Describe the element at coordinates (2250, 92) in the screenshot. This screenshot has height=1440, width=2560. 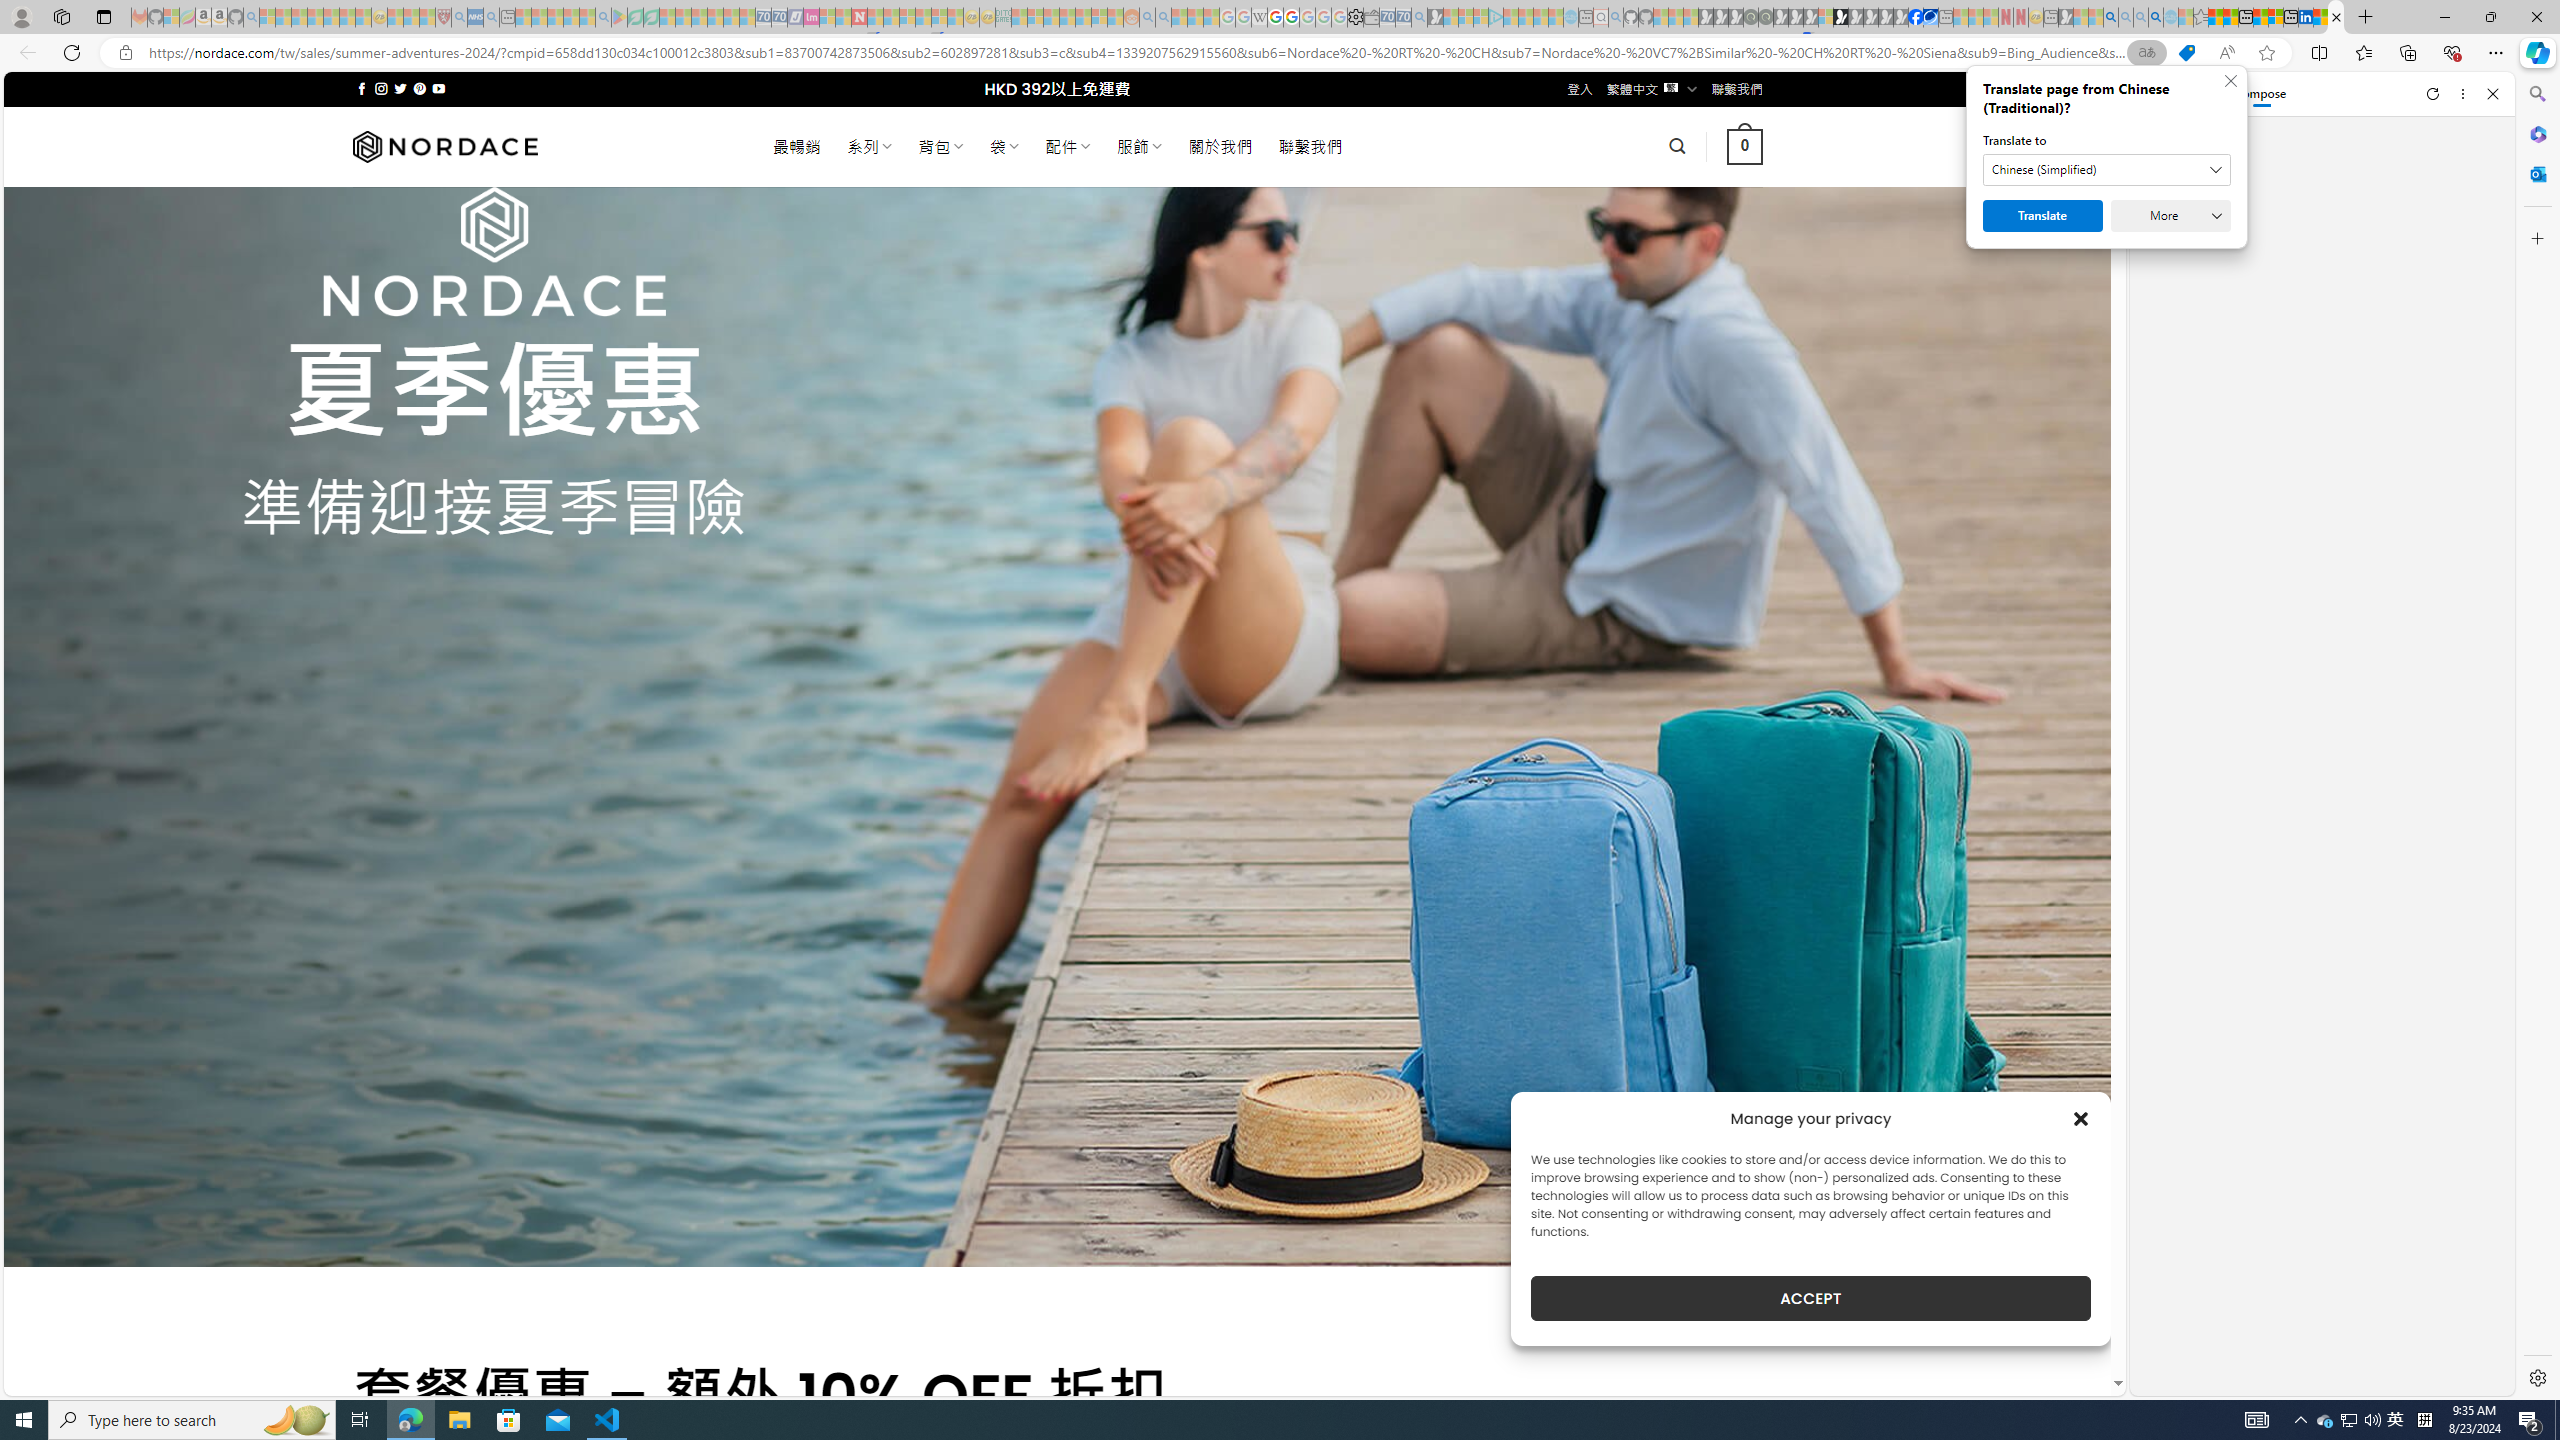
I see `'Compose'` at that location.